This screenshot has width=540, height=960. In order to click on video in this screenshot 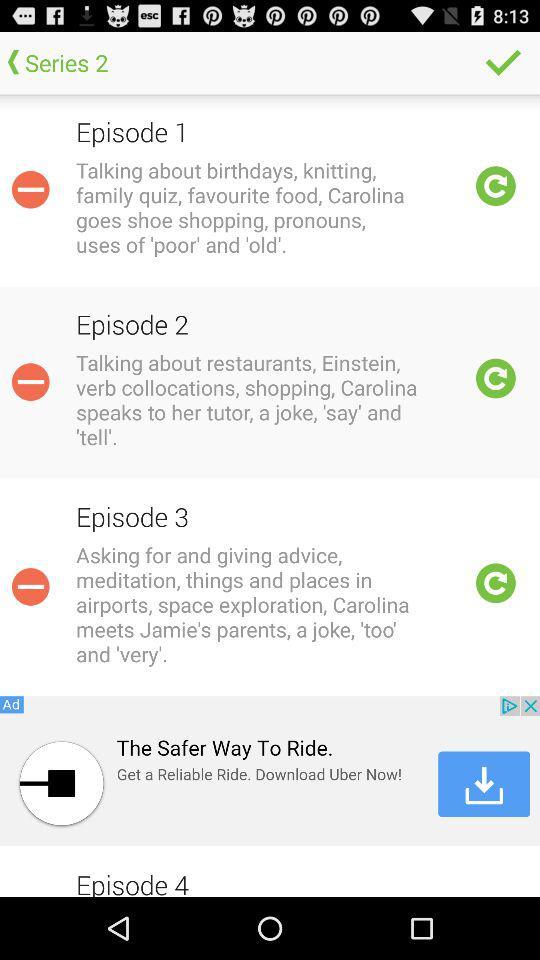, I will do `click(495, 377)`.